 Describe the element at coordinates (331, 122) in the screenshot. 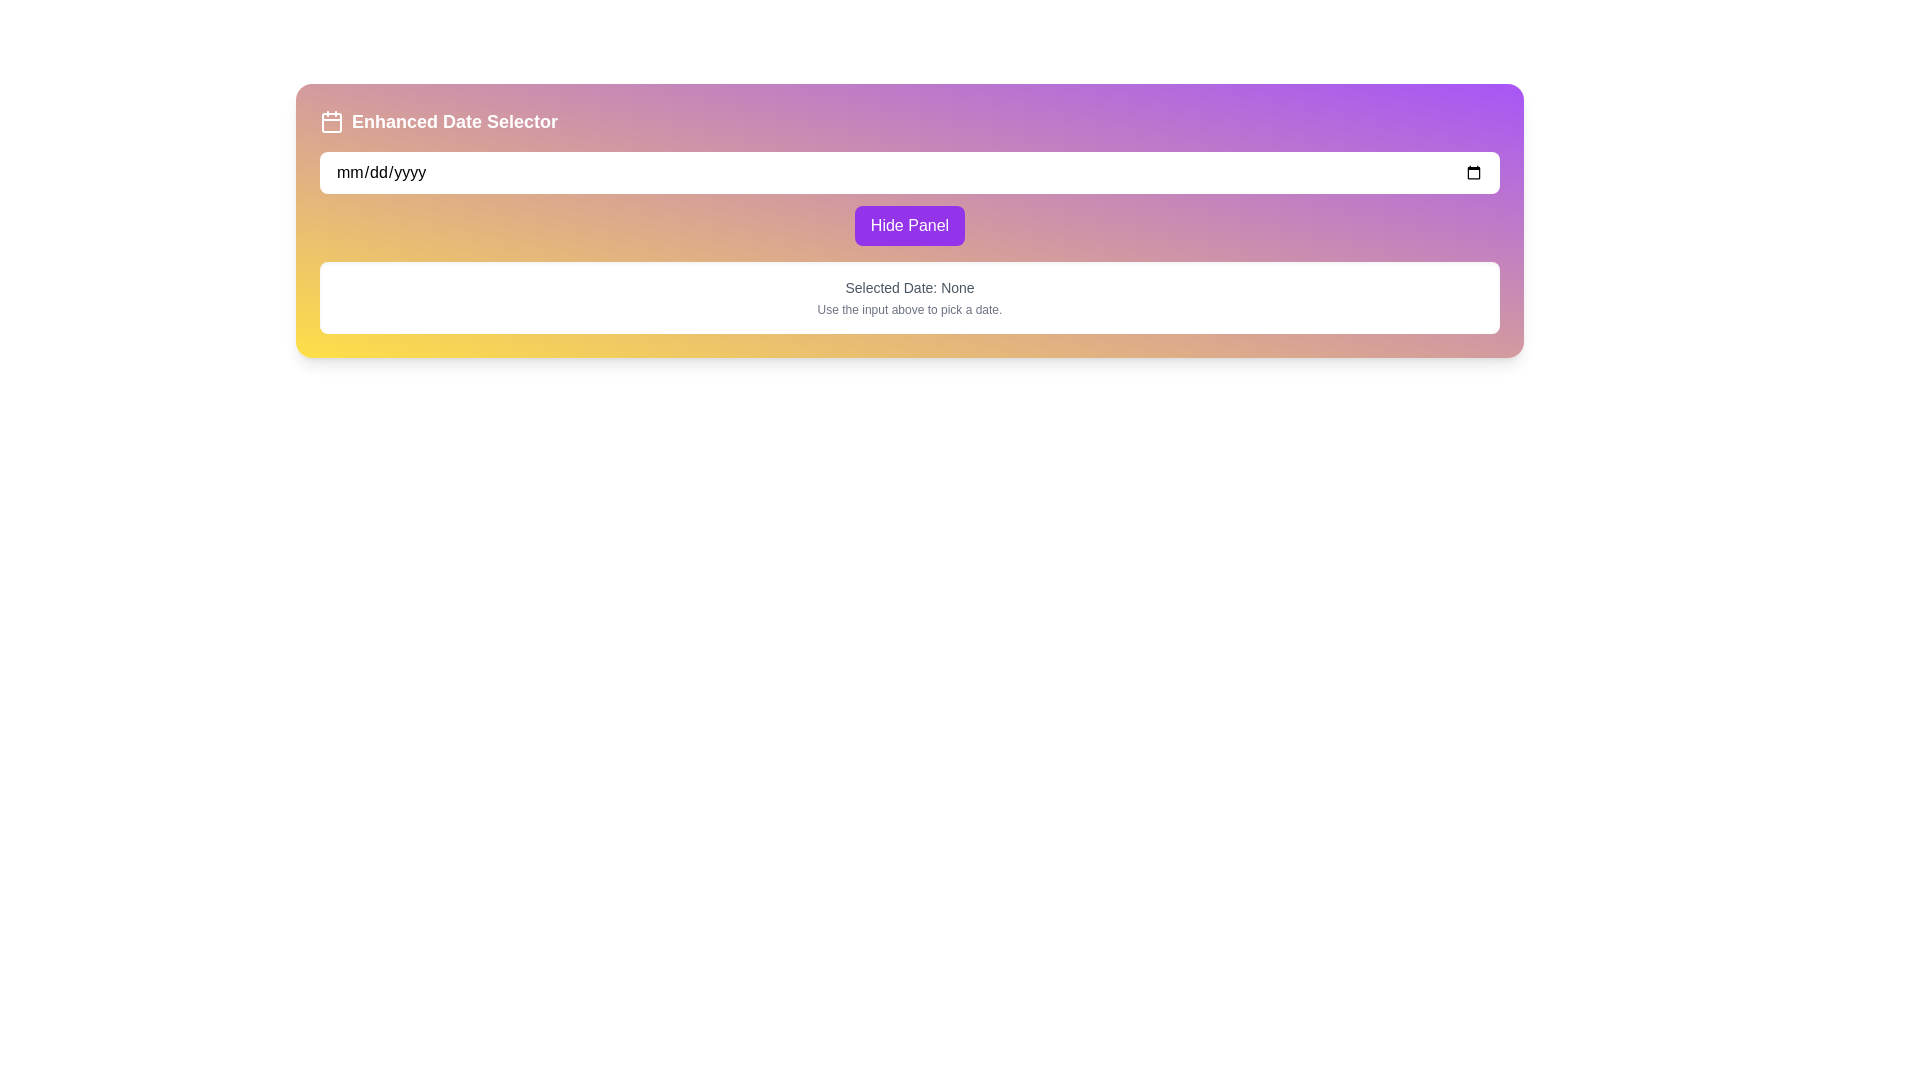

I see `the visual representation of the date-related icon located at the top-left section of the interface, preceding the label 'Enhanced Date Selector'` at that location.